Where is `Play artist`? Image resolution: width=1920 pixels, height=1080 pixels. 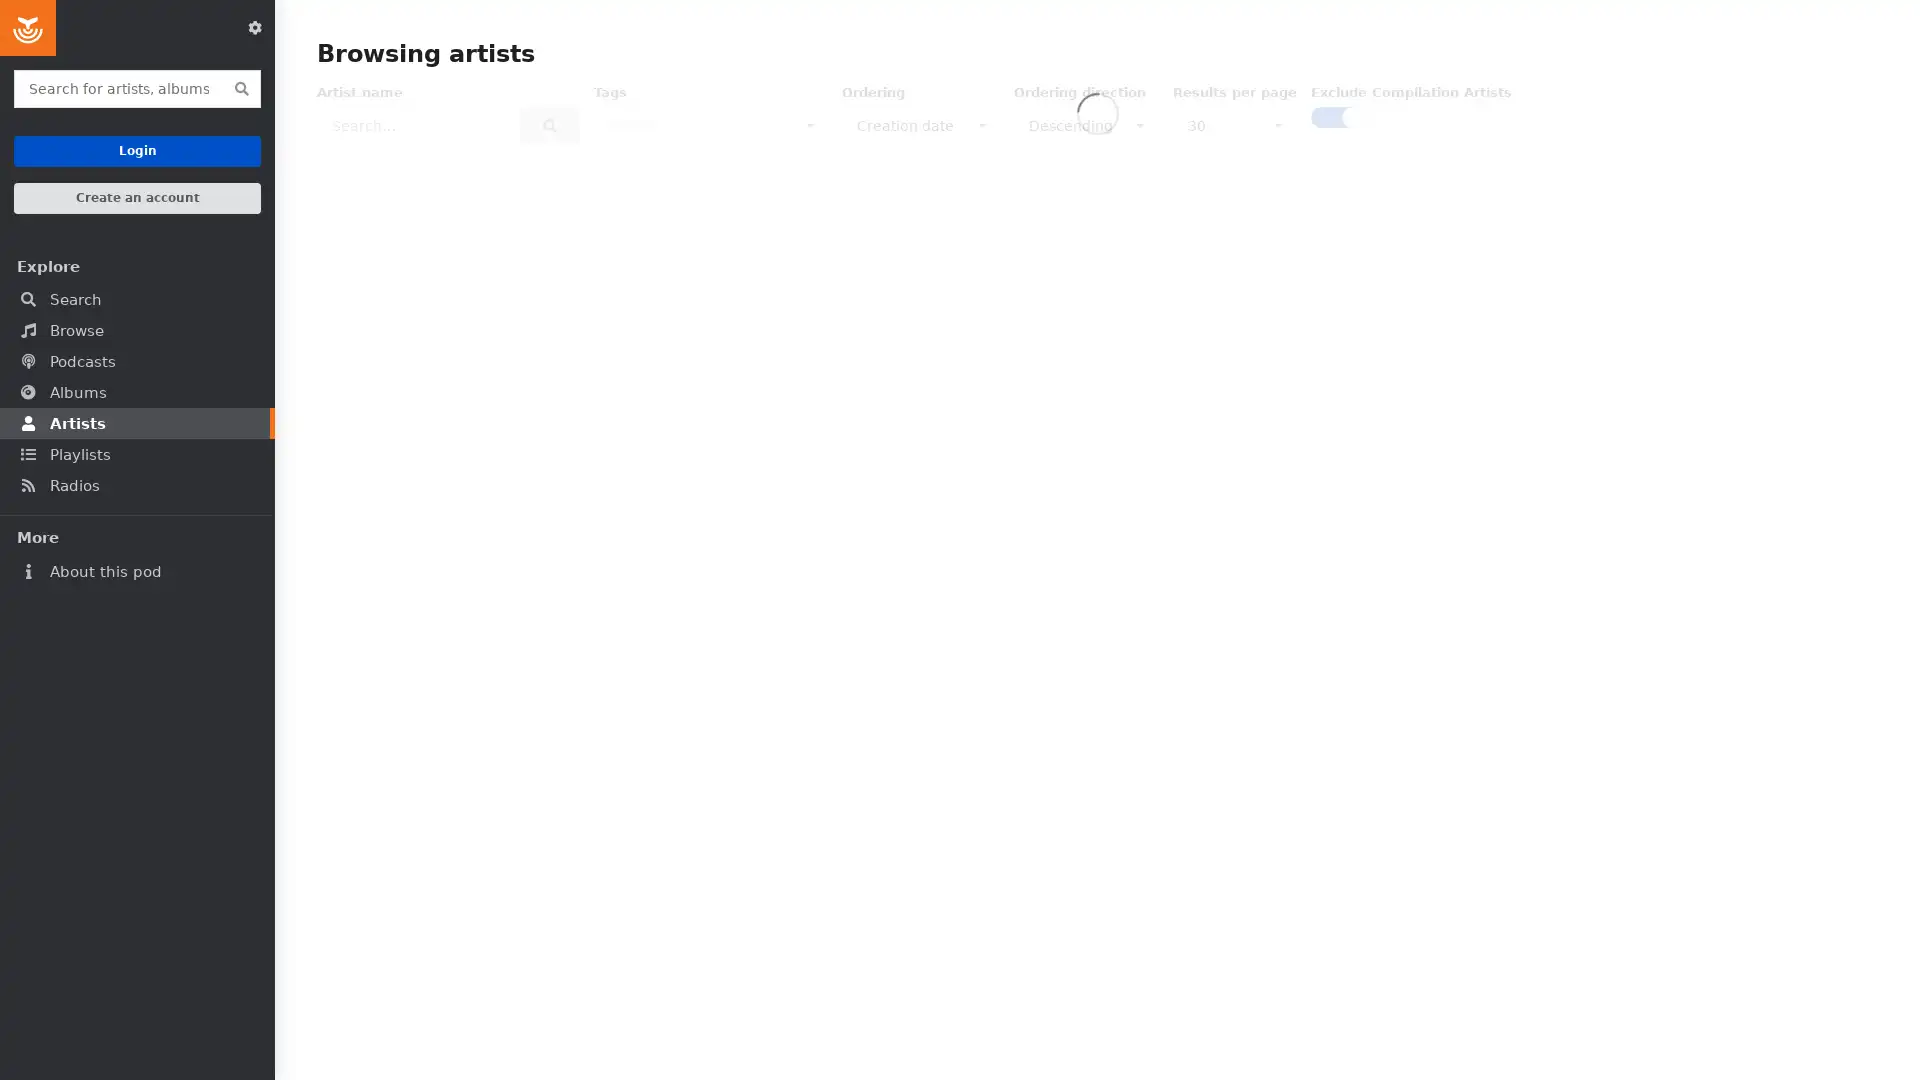 Play artist is located at coordinates (917, 1035).